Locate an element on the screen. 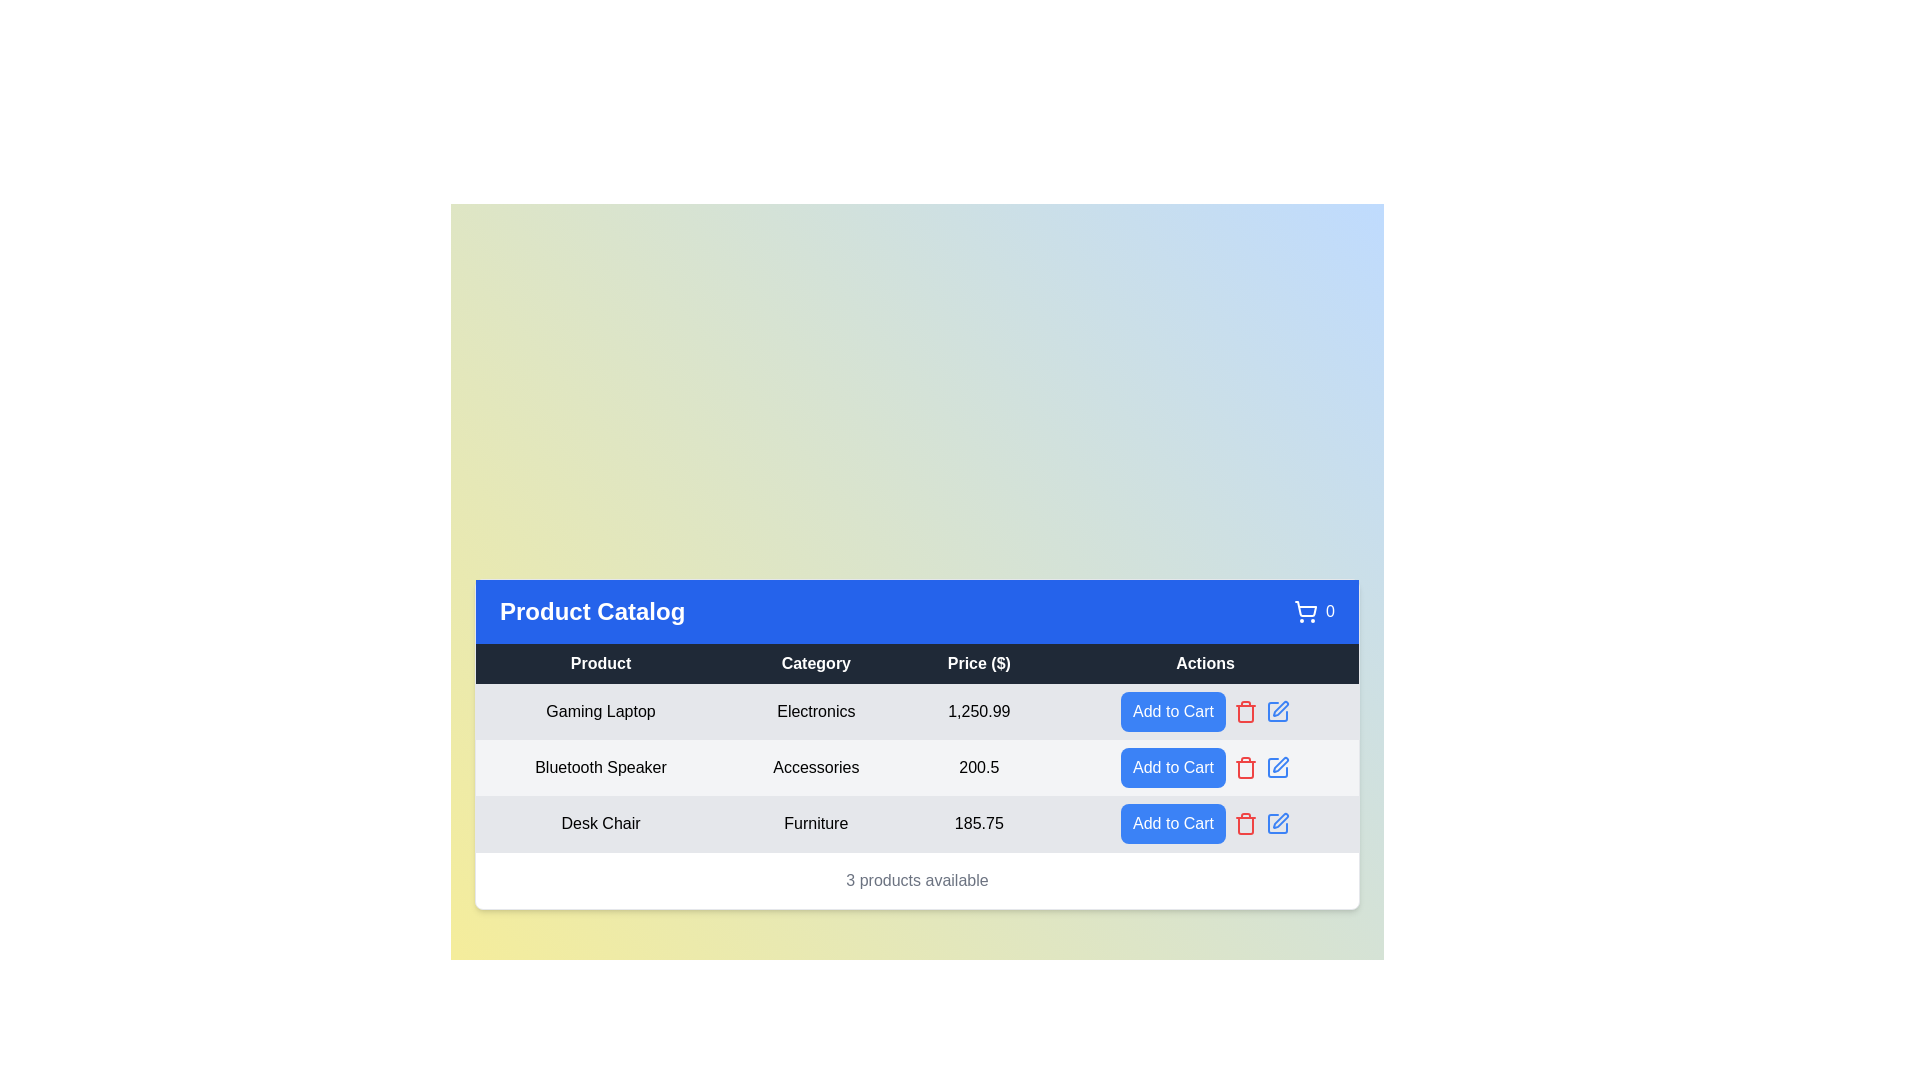  the Pen/Editing icon located in the rightmost position of the 'Actions' column in the third row of the 'Product Catalog' table to initiate an edit action is located at coordinates (1281, 820).